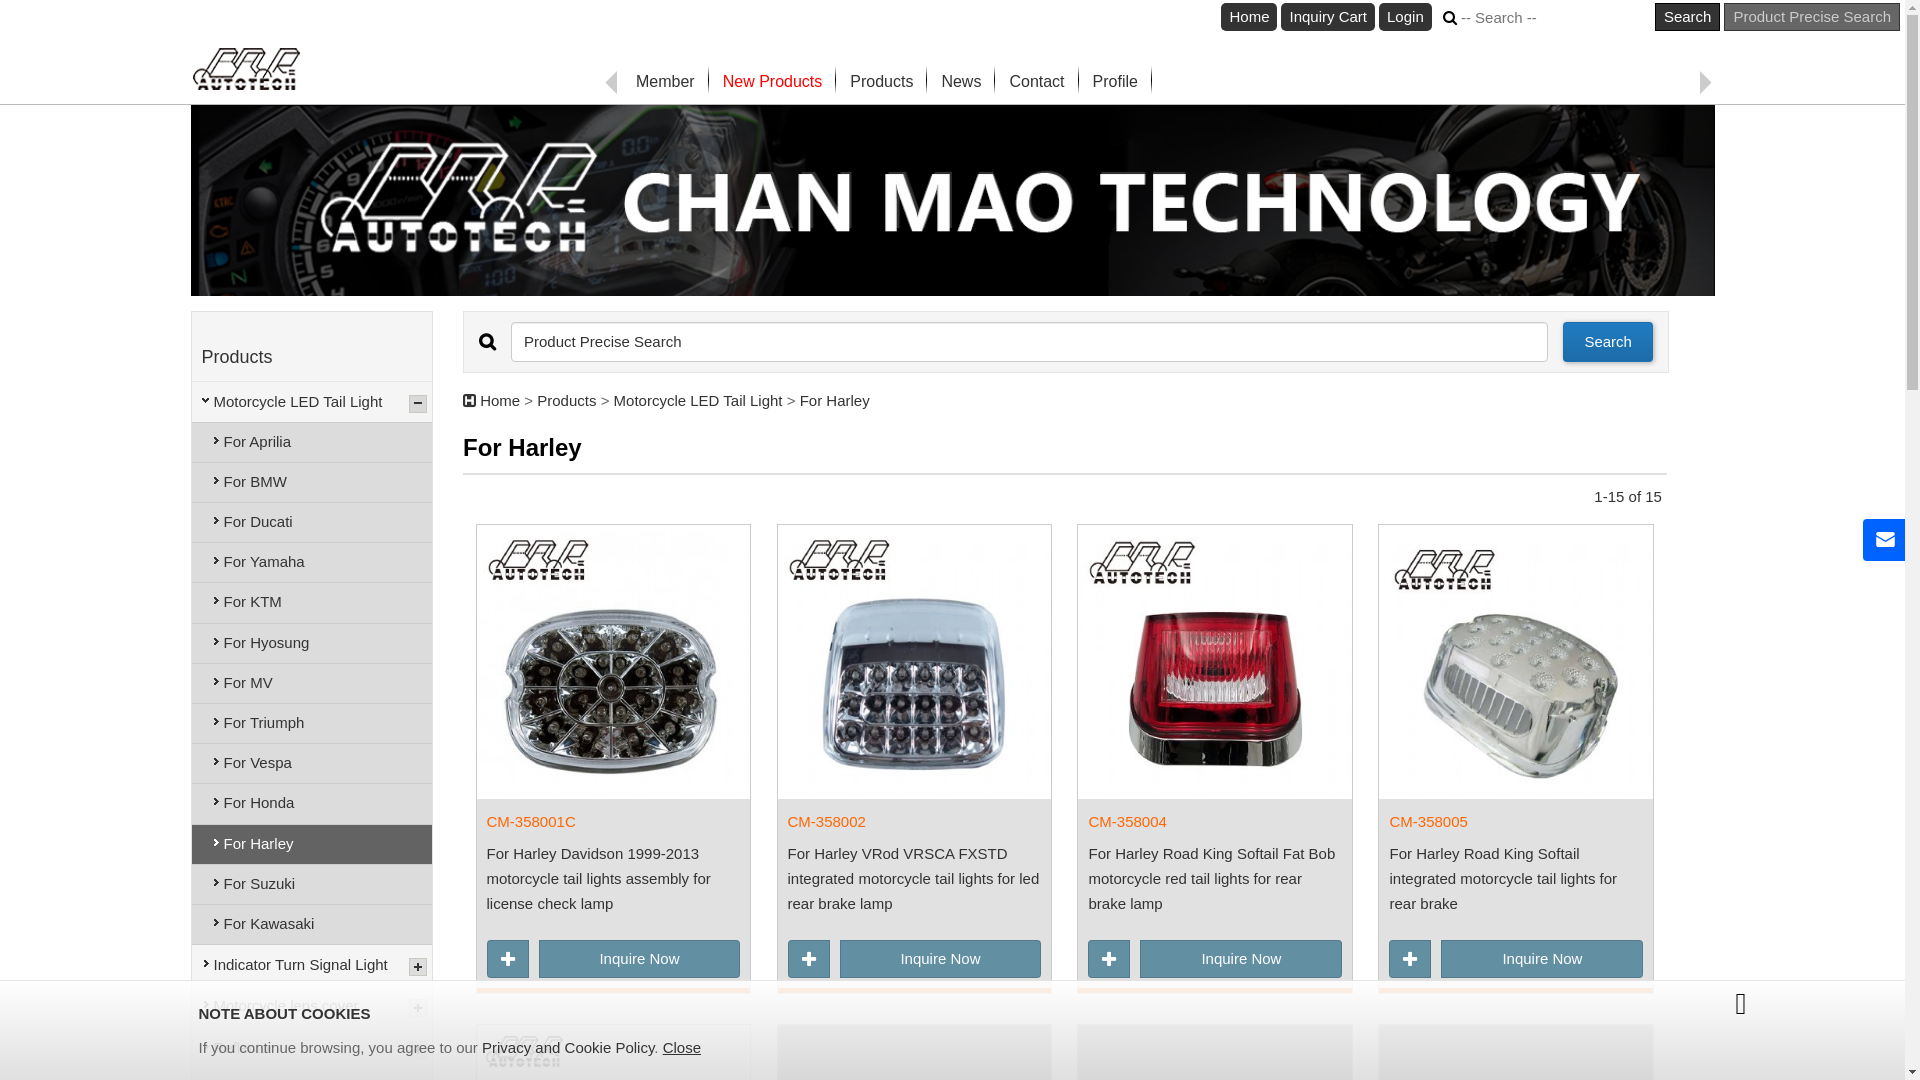 The image size is (1920, 1080). What do you see at coordinates (1882, 540) in the screenshot?
I see `'Contact Us'` at bounding box center [1882, 540].